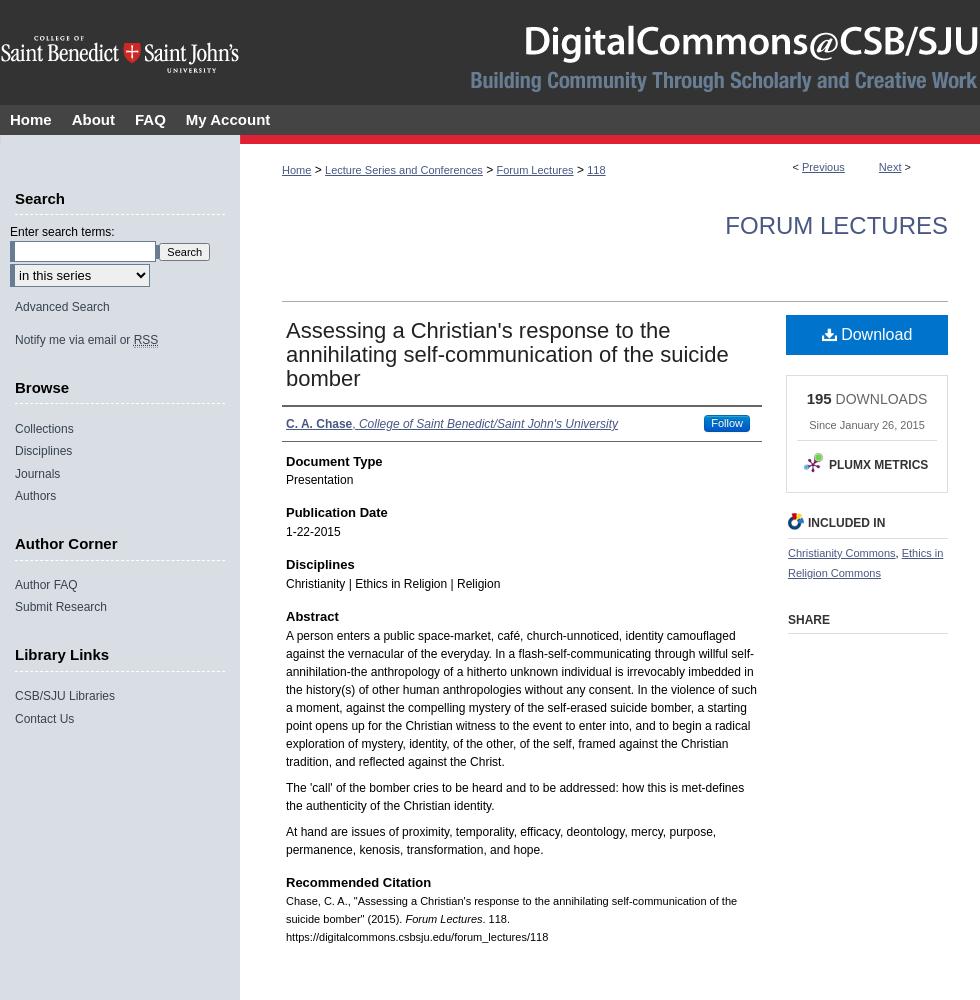 Image resolution: width=980 pixels, height=1000 pixels. Describe the element at coordinates (14, 717) in the screenshot. I see `'Contact Us'` at that location.